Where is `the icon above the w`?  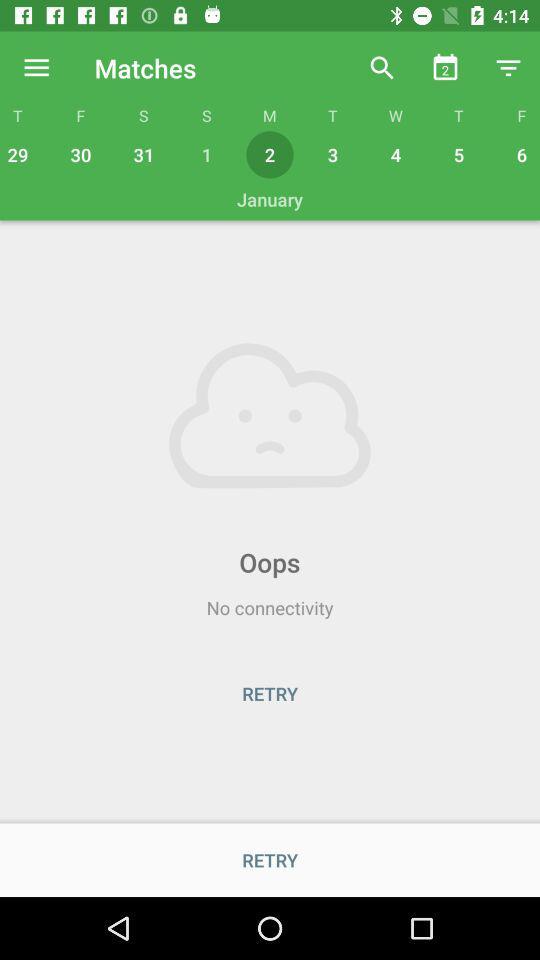
the icon above the w is located at coordinates (382, 68).